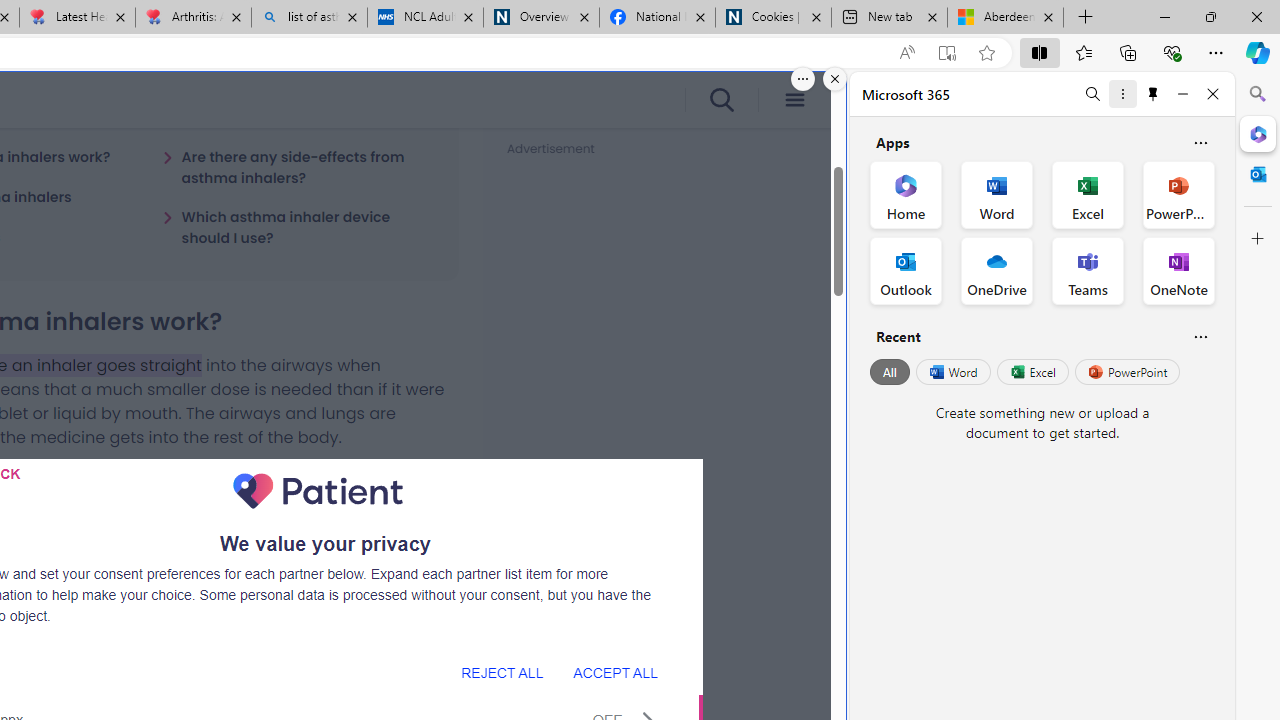 Image resolution: width=1280 pixels, height=720 pixels. I want to click on 'Outlook Office App', so click(905, 271).